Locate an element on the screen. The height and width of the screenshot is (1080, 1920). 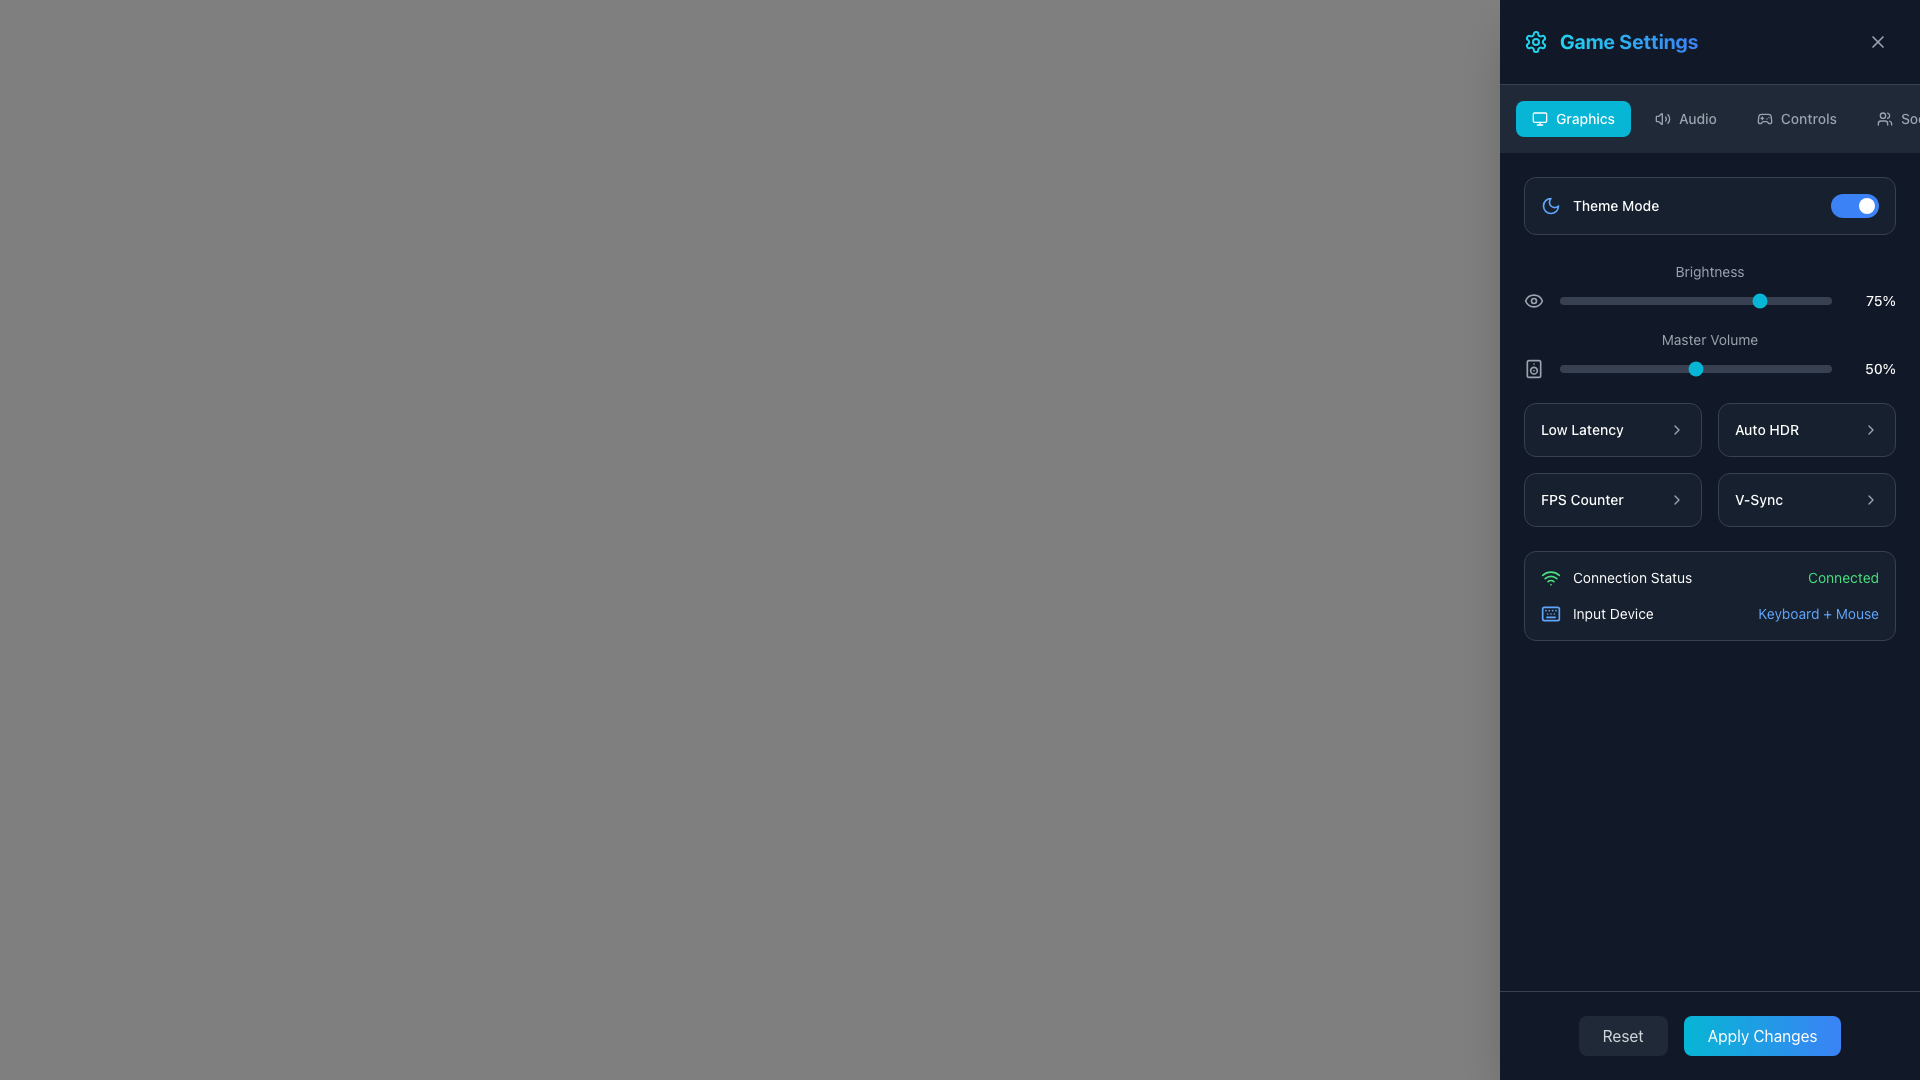
the Master Volume is located at coordinates (1763, 369).